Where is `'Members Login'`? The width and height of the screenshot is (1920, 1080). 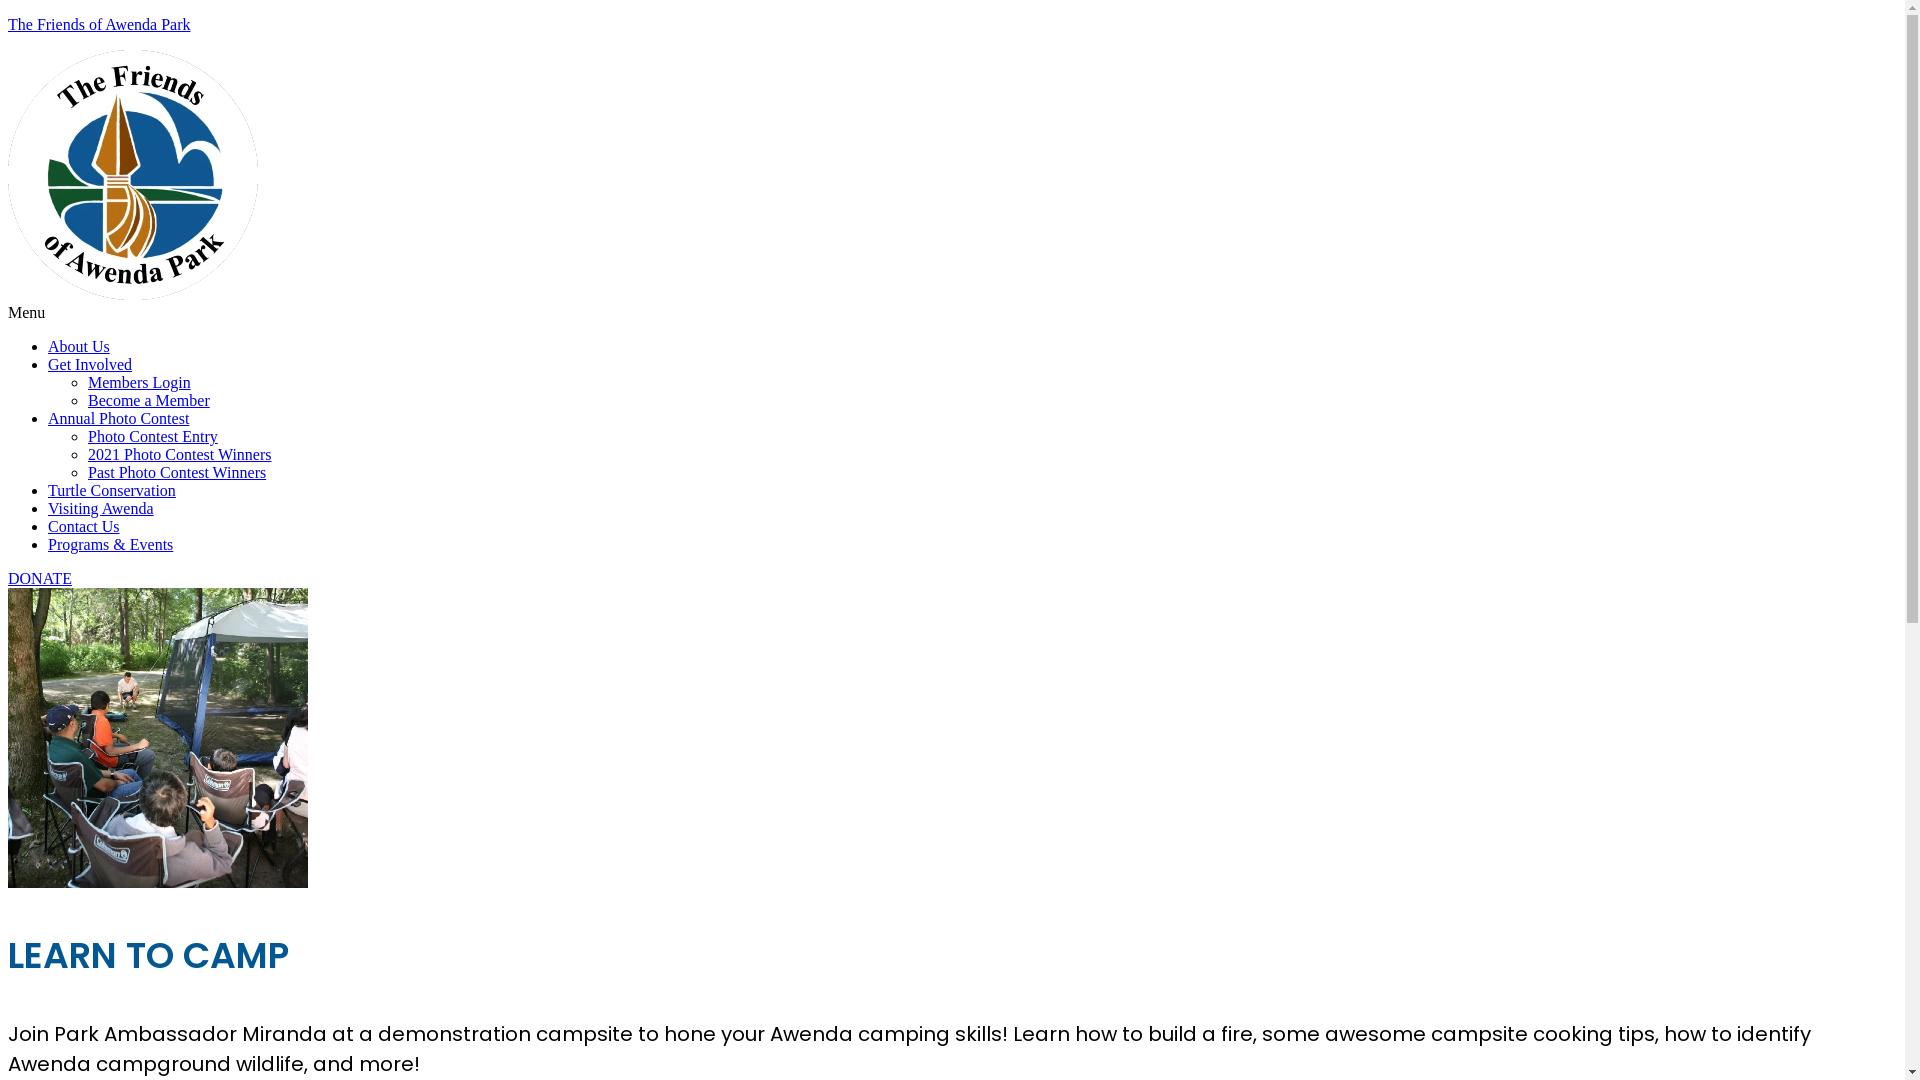 'Members Login' is located at coordinates (138, 382).